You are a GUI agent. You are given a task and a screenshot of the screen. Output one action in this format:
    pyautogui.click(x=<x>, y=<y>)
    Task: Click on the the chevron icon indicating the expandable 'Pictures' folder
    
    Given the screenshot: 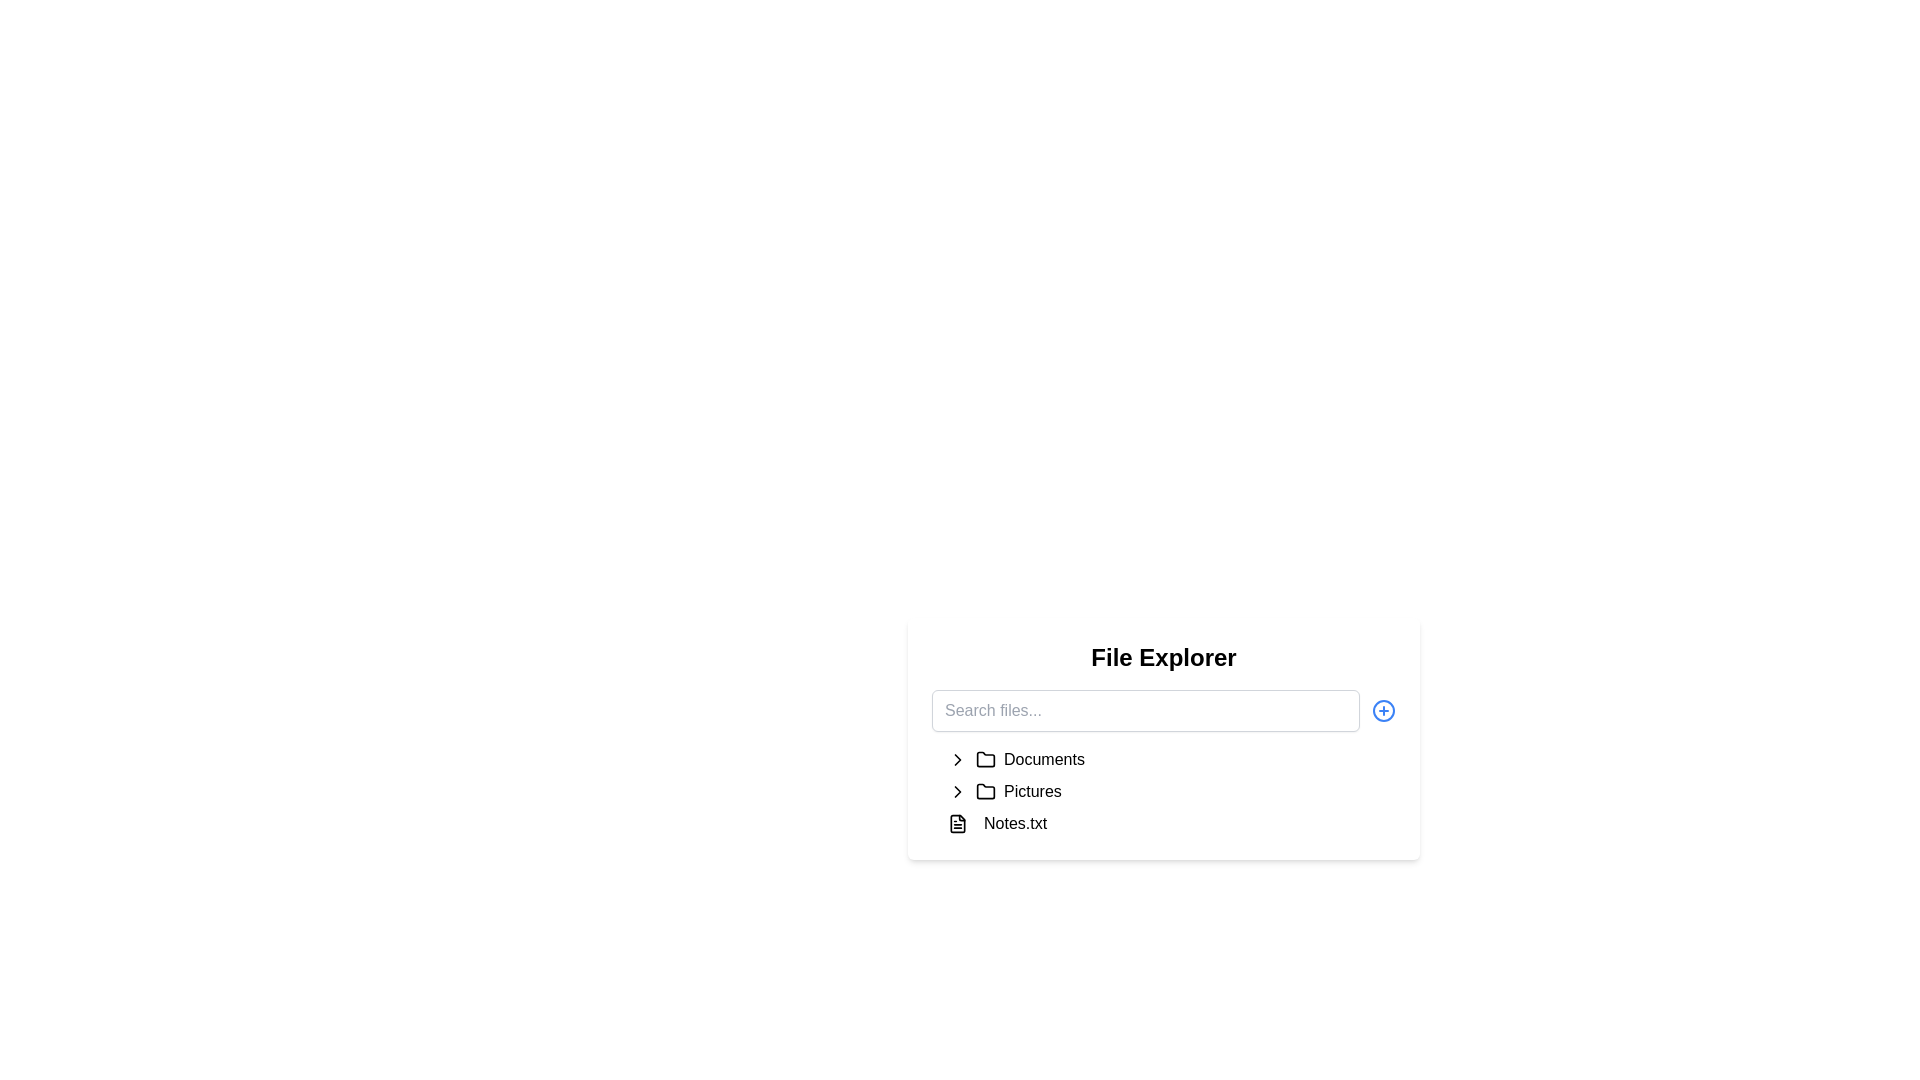 What is the action you would take?
    pyautogui.click(x=957, y=790)
    